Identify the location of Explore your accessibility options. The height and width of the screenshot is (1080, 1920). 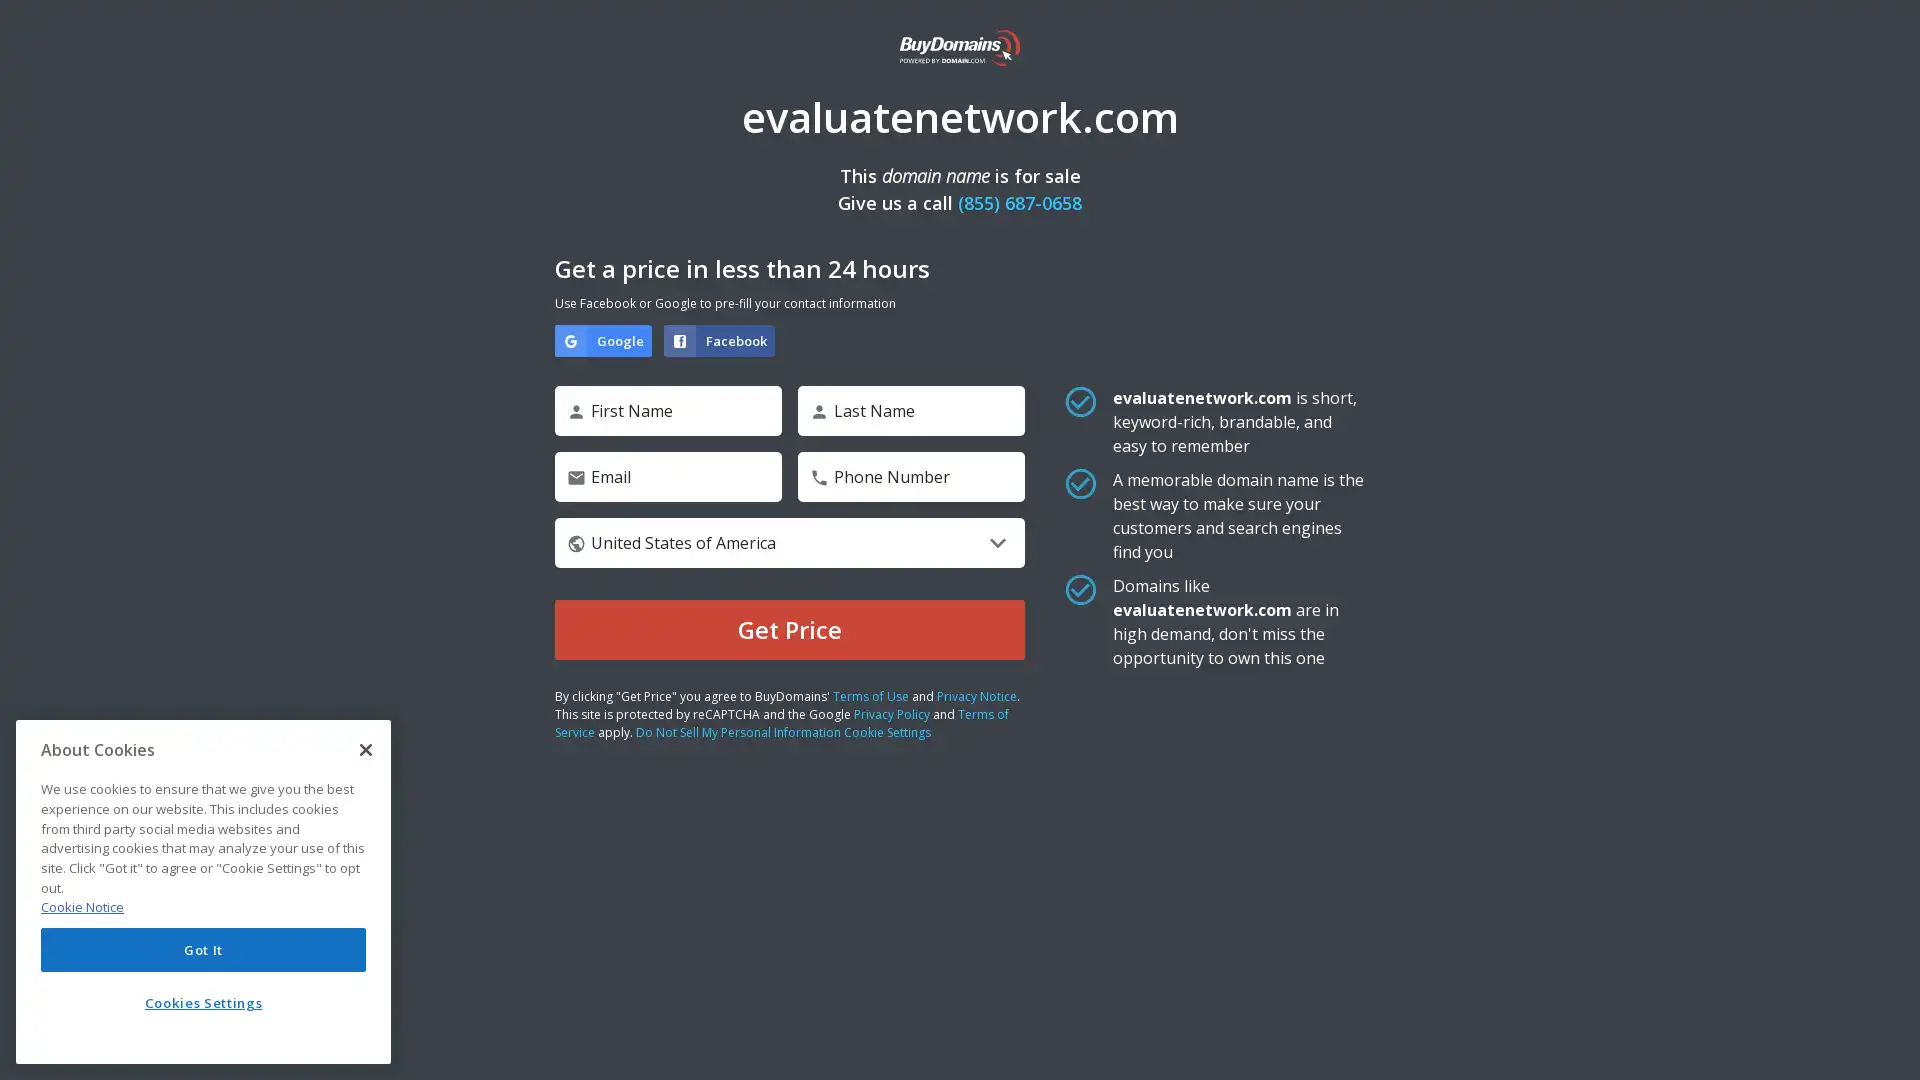
(1886, 1044).